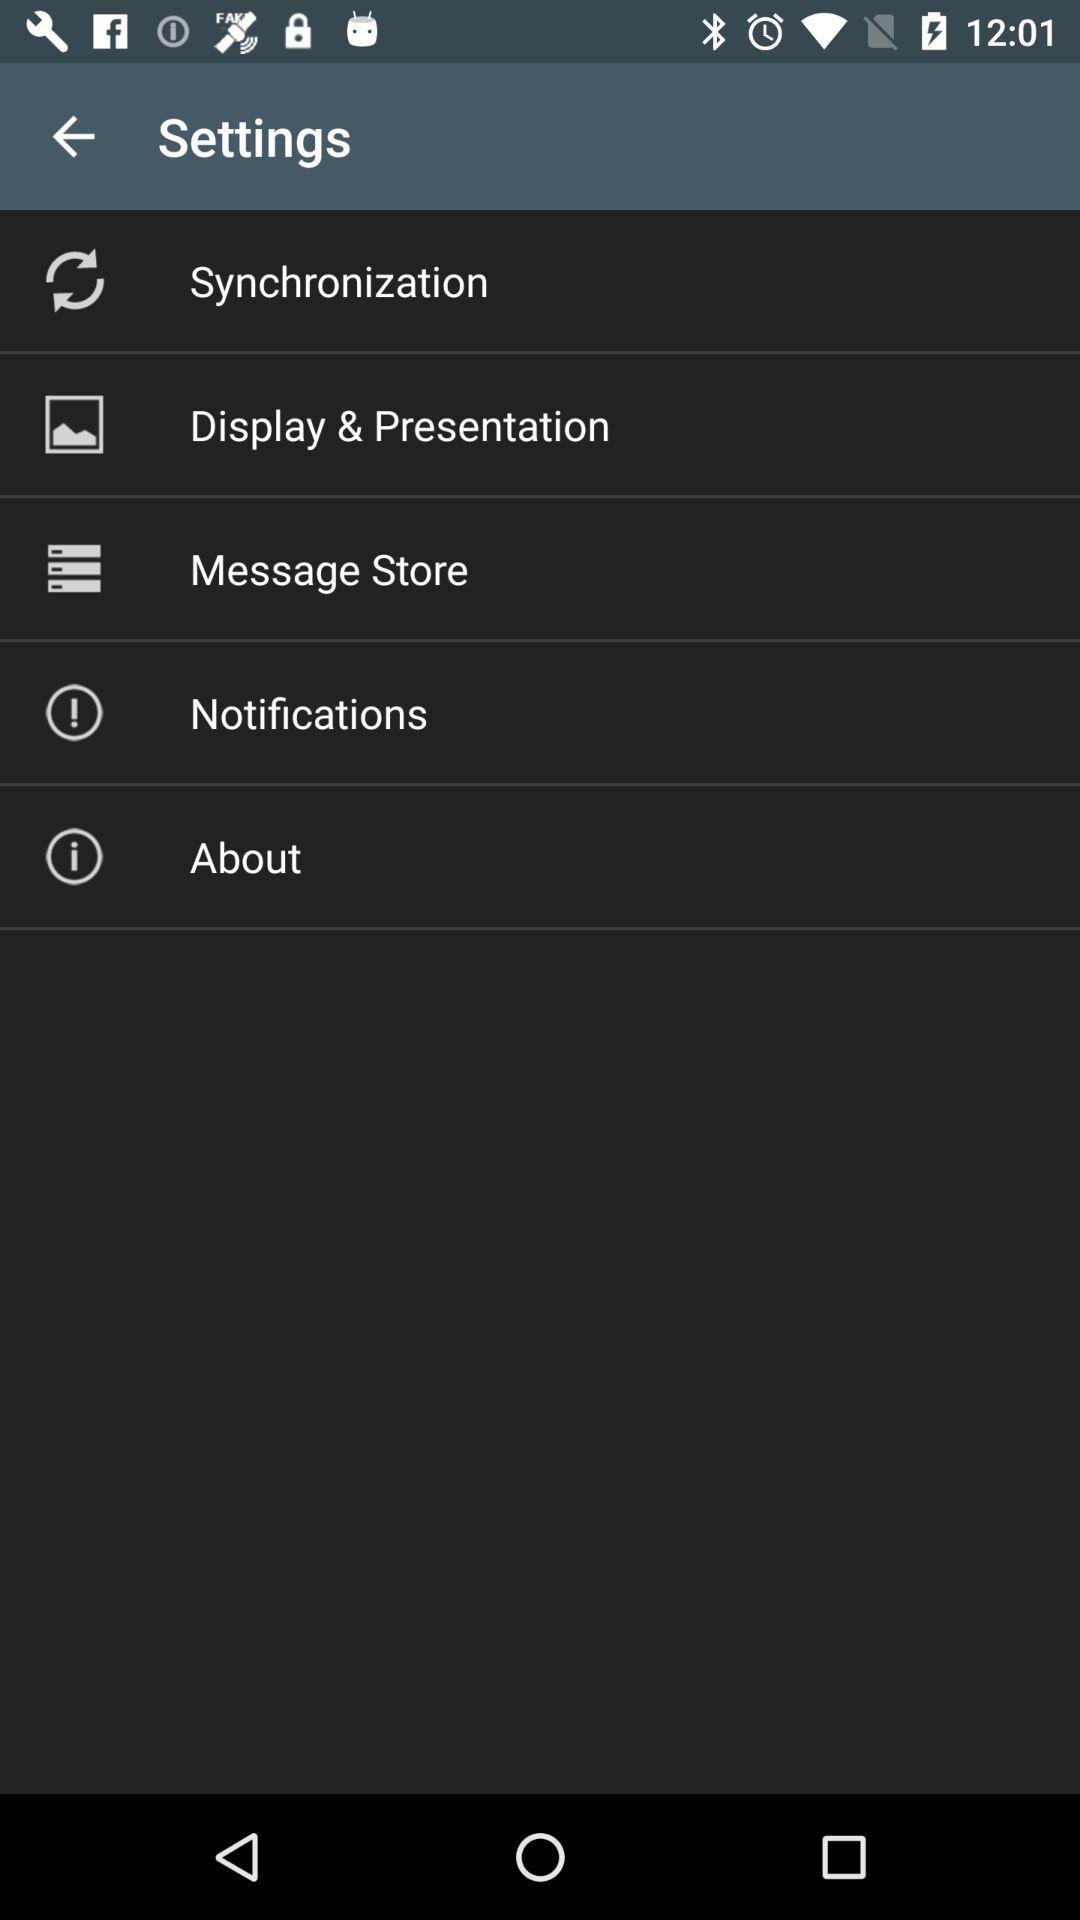 This screenshot has height=1920, width=1080. What do you see at coordinates (244, 856) in the screenshot?
I see `the about` at bounding box center [244, 856].